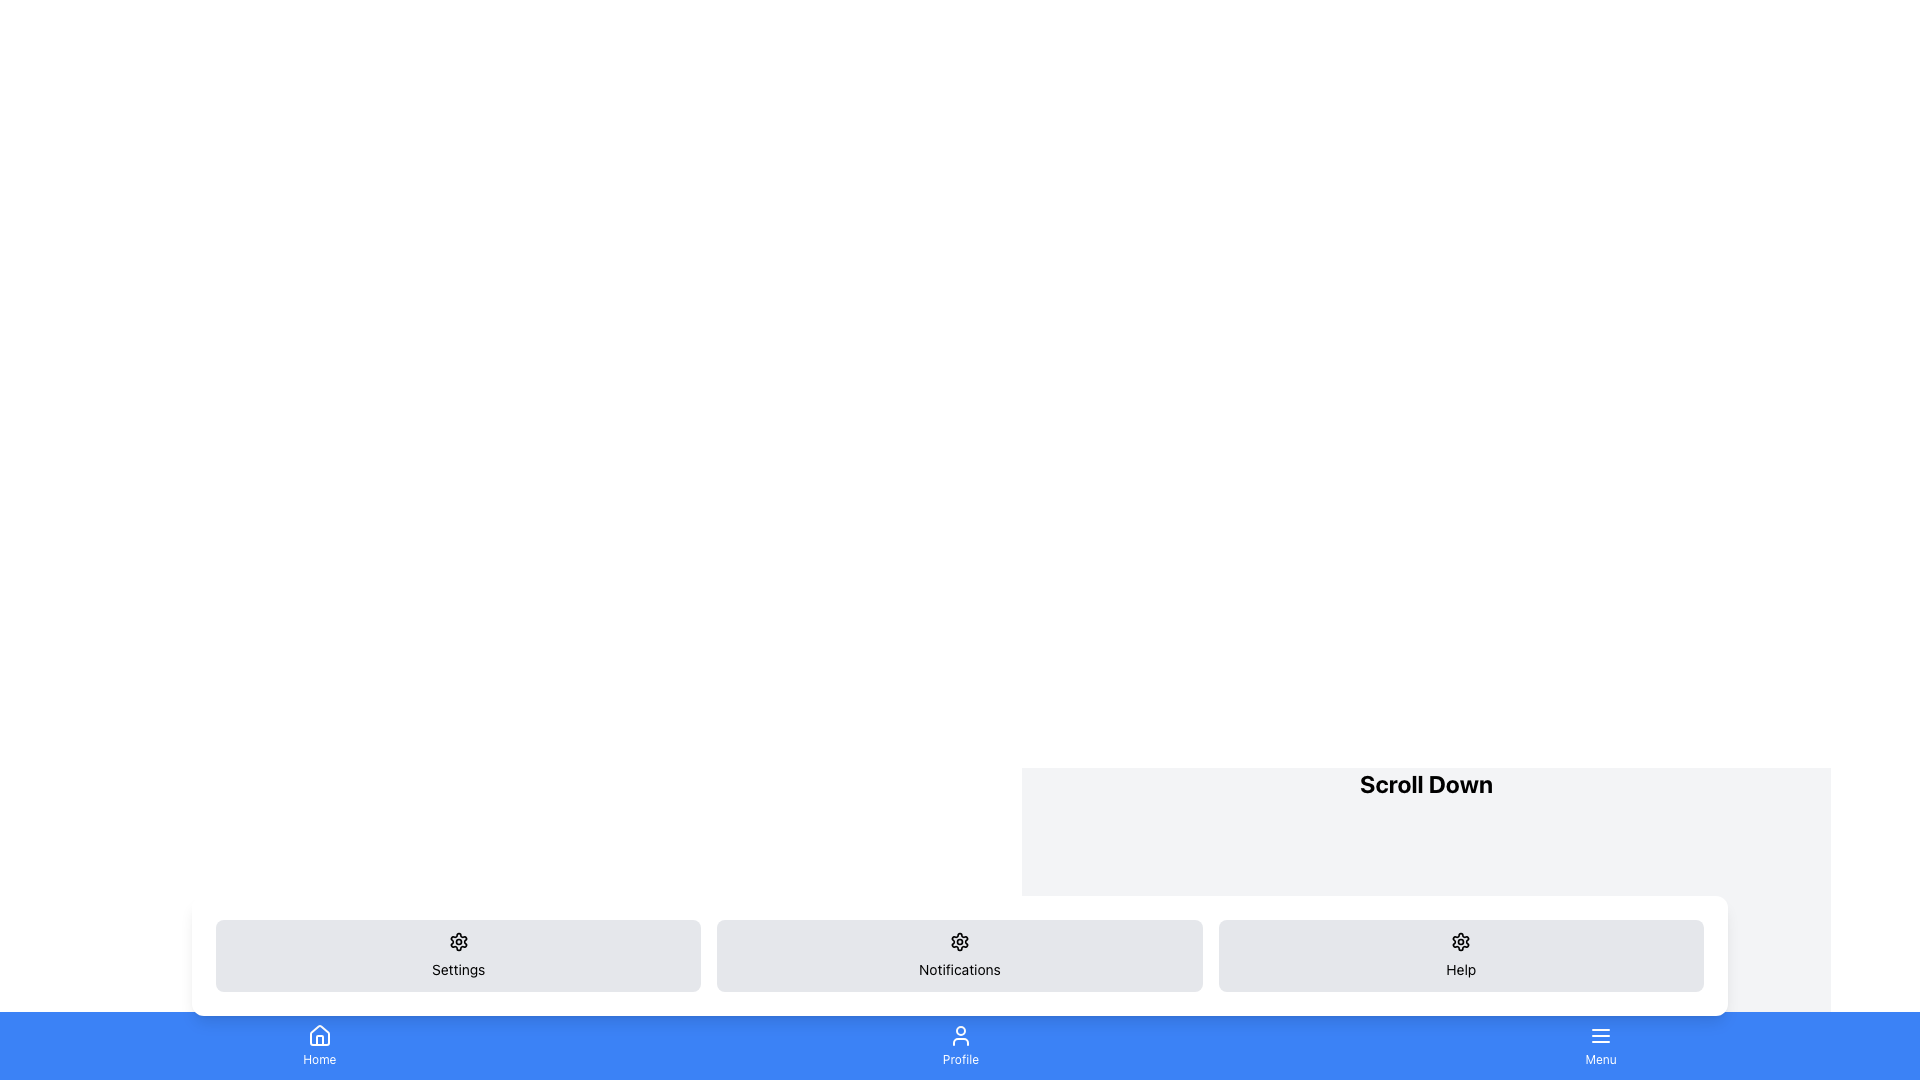 Image resolution: width=1920 pixels, height=1080 pixels. What do you see at coordinates (1601, 1059) in the screenshot?
I see `the 'Menu' text label located at the bottom-right corner of the interface, directly beneath the three-line menu icon` at bounding box center [1601, 1059].